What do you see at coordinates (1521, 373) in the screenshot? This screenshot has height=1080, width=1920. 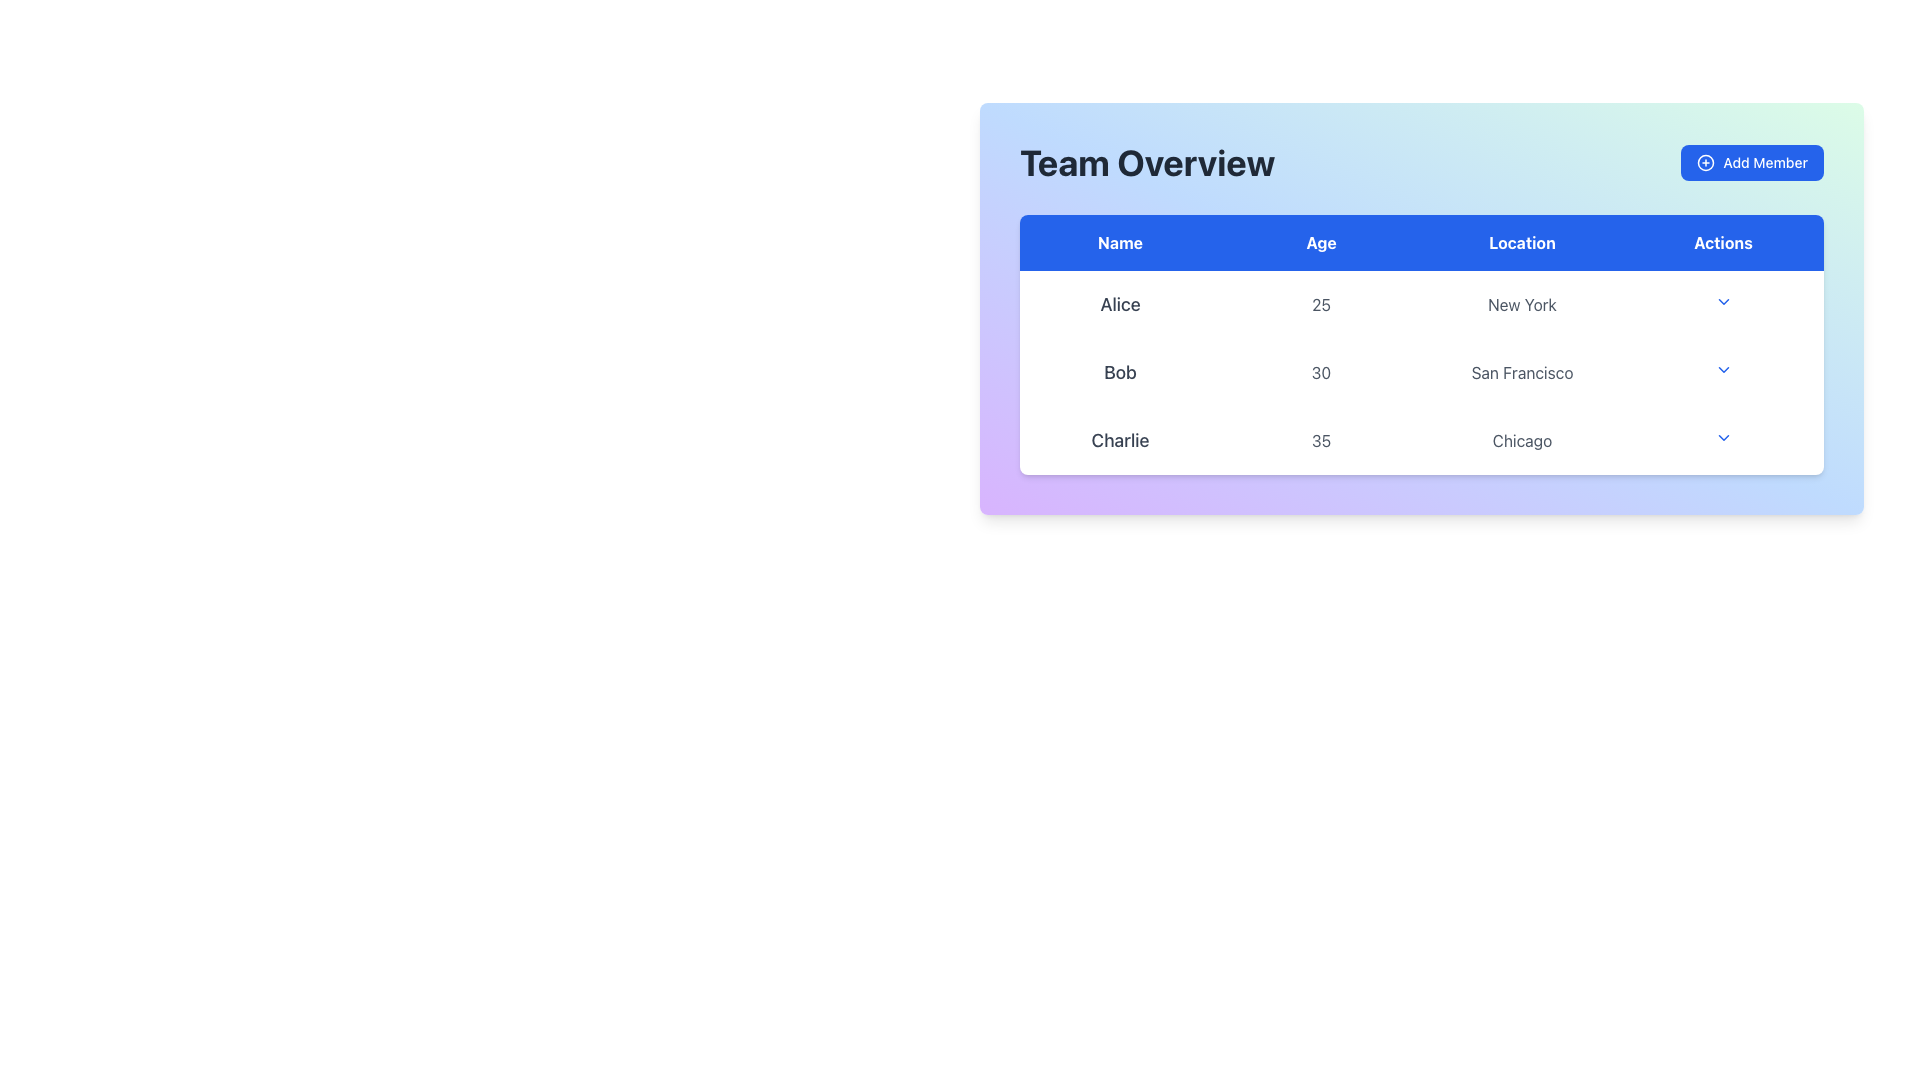 I see `the informational display showing the location associated with user 'Bob' in the 'Location' column of the team overview table` at bounding box center [1521, 373].